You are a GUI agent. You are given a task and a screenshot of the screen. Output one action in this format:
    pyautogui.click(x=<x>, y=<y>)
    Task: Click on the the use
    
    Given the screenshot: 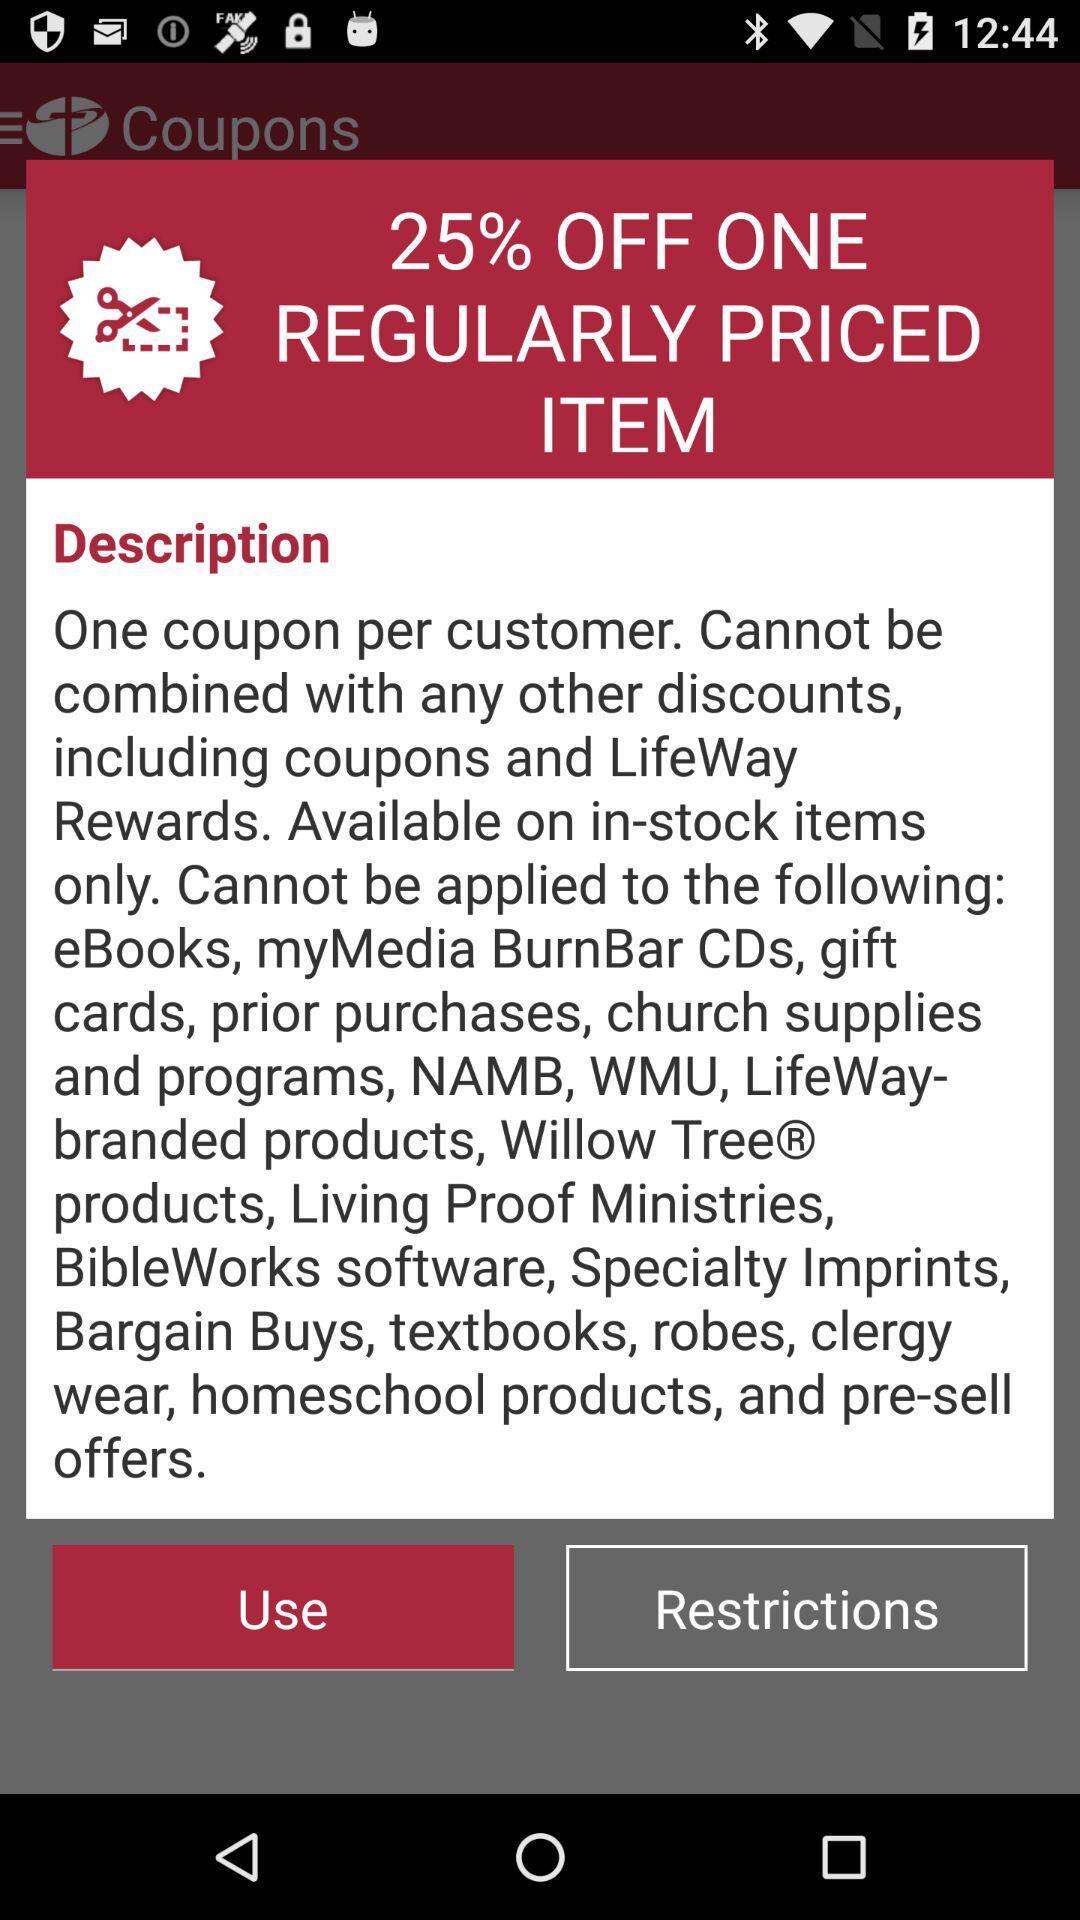 What is the action you would take?
    pyautogui.click(x=283, y=1608)
    